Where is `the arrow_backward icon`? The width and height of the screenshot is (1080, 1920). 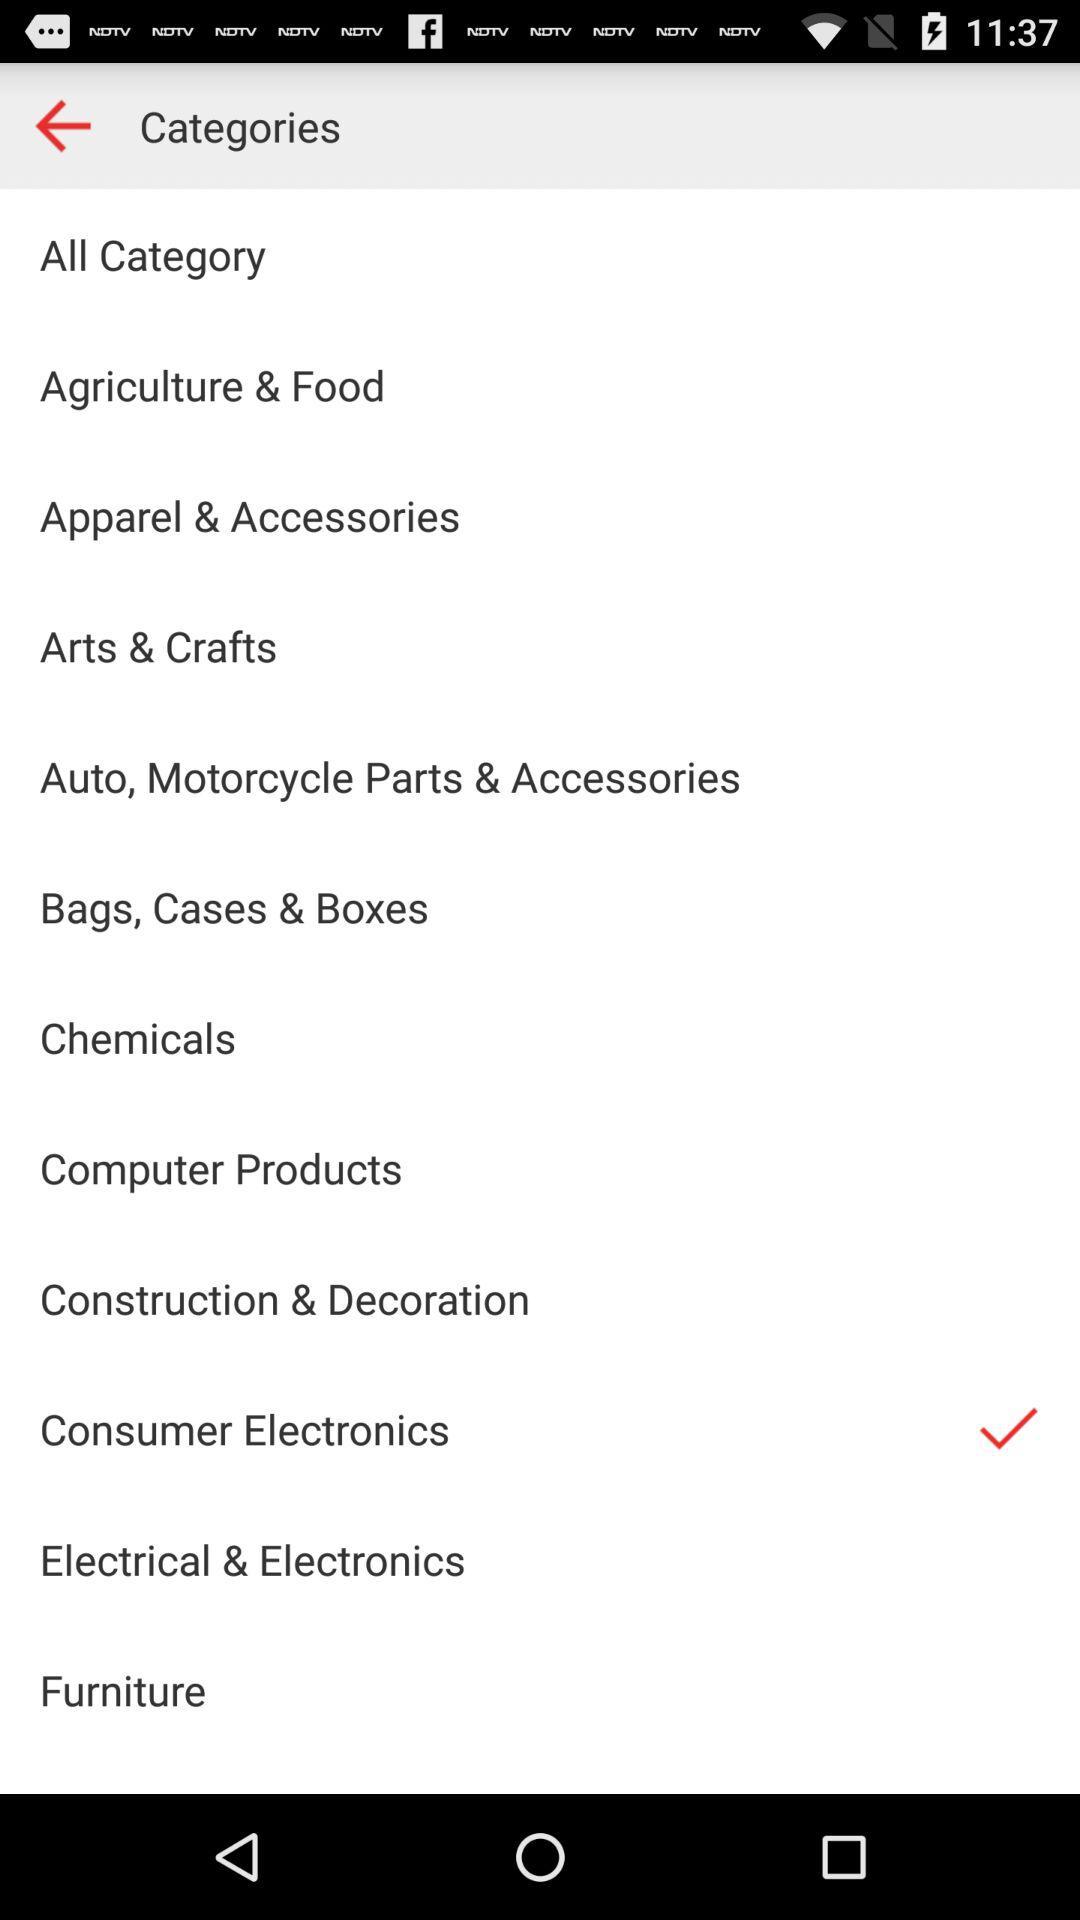
the arrow_backward icon is located at coordinates (61, 133).